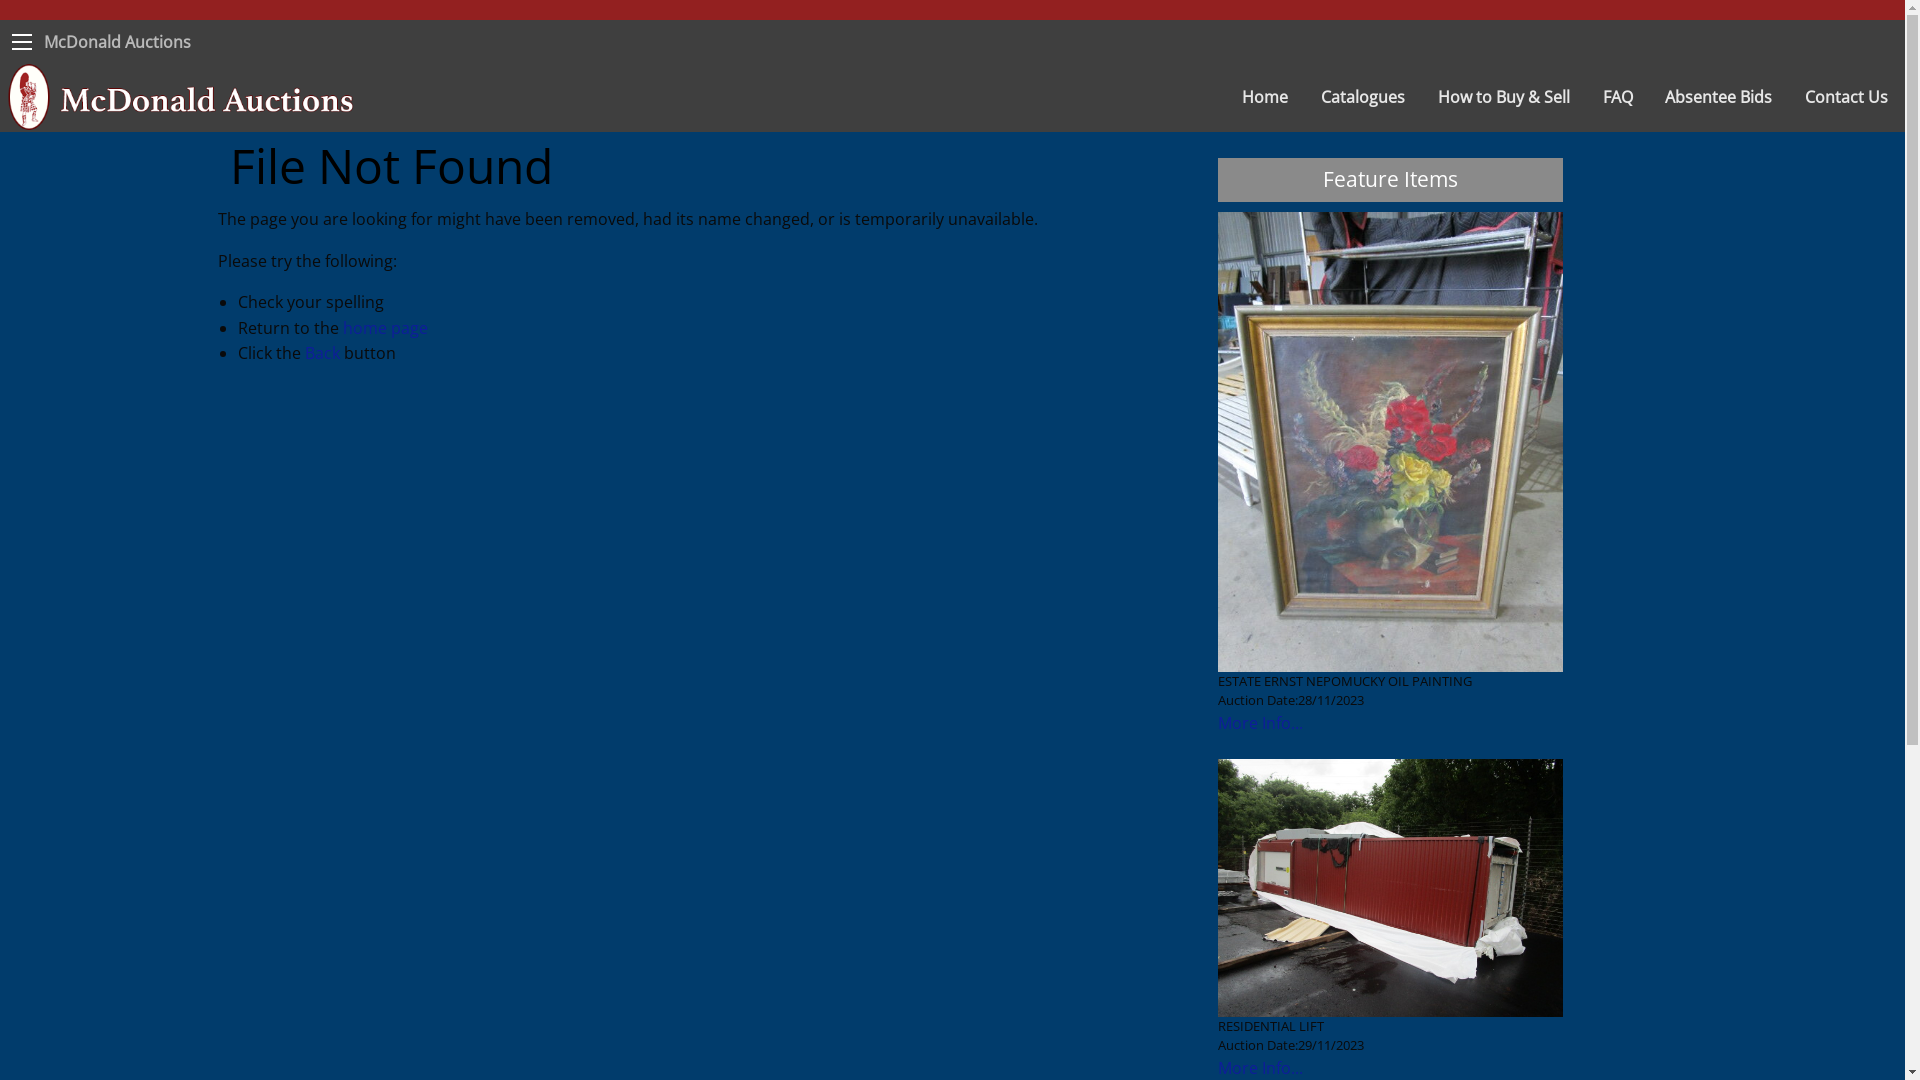 Image resolution: width=1920 pixels, height=1080 pixels. What do you see at coordinates (1846, 96) in the screenshot?
I see `'Contact Us'` at bounding box center [1846, 96].